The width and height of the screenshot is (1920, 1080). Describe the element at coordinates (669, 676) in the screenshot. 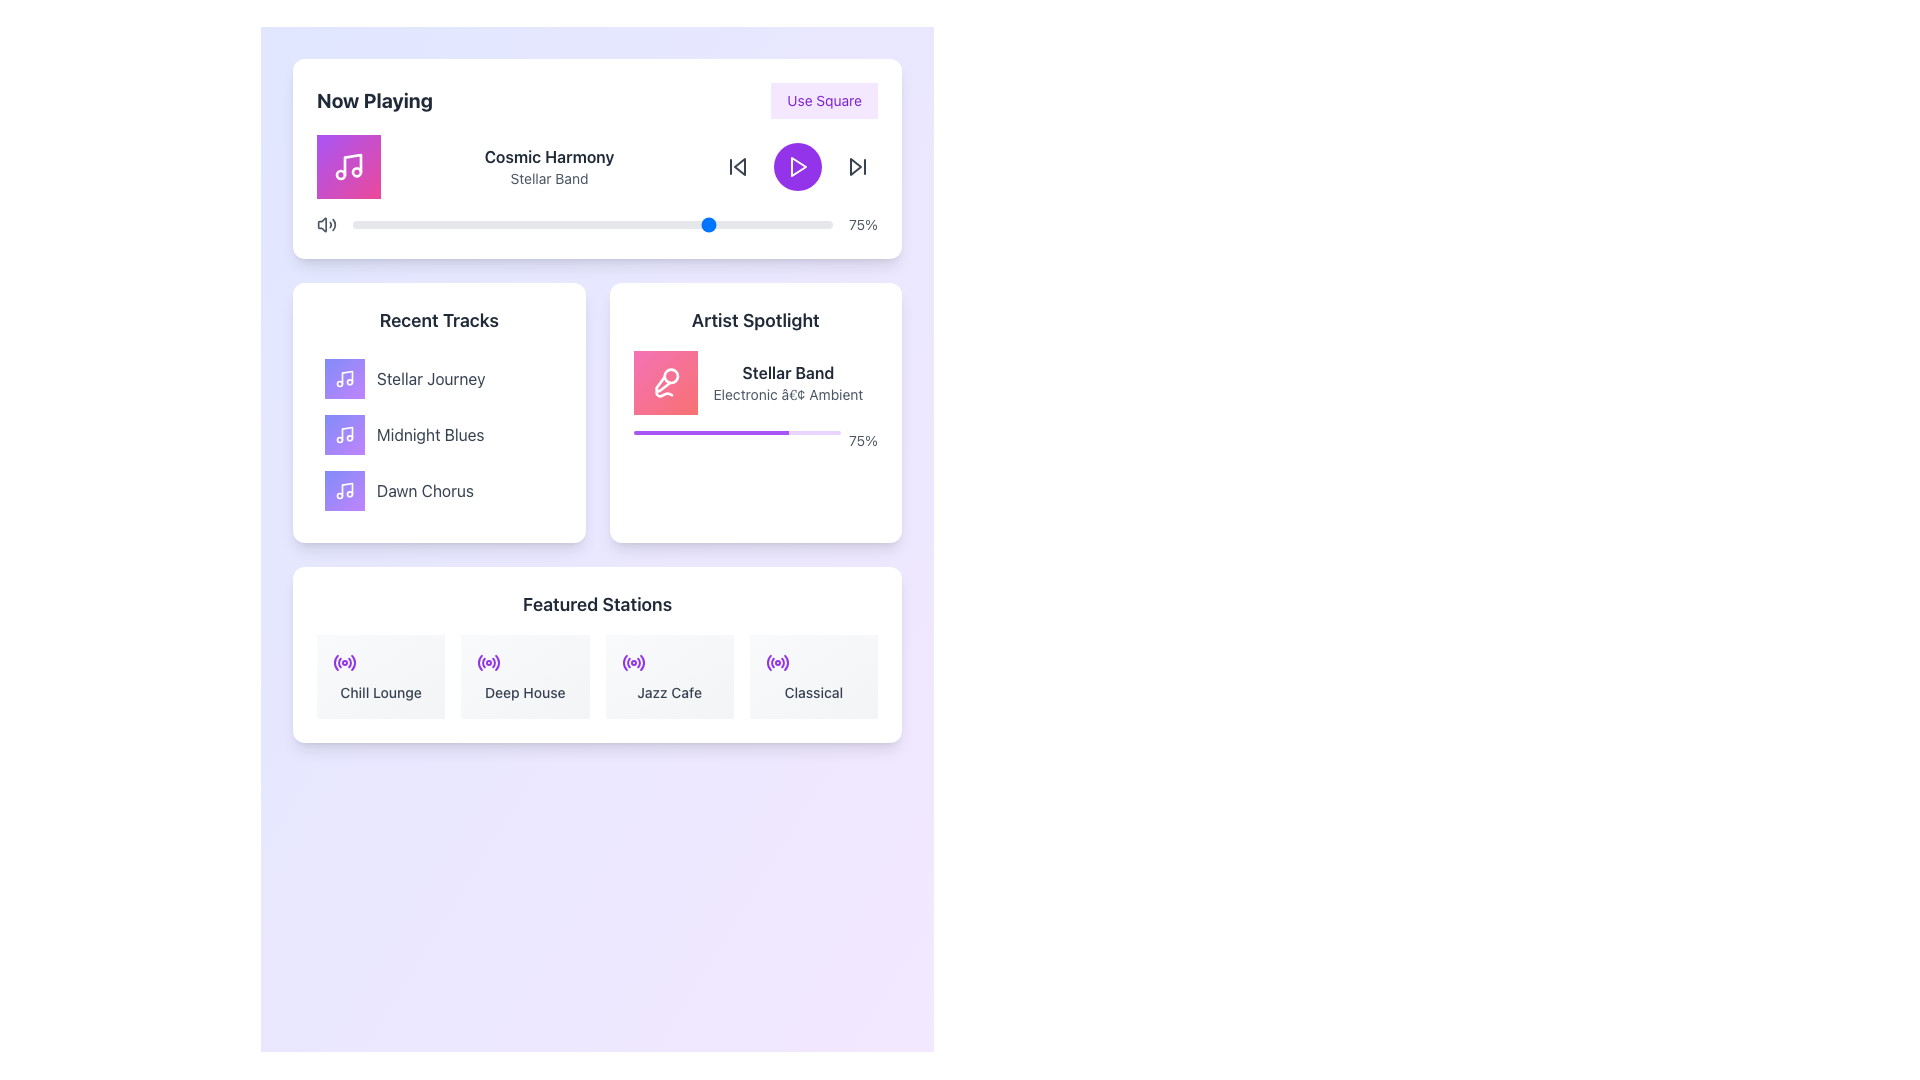

I see `the 'Jazz Cafe' selectable card located in the 'Featured Stations' grid` at that location.